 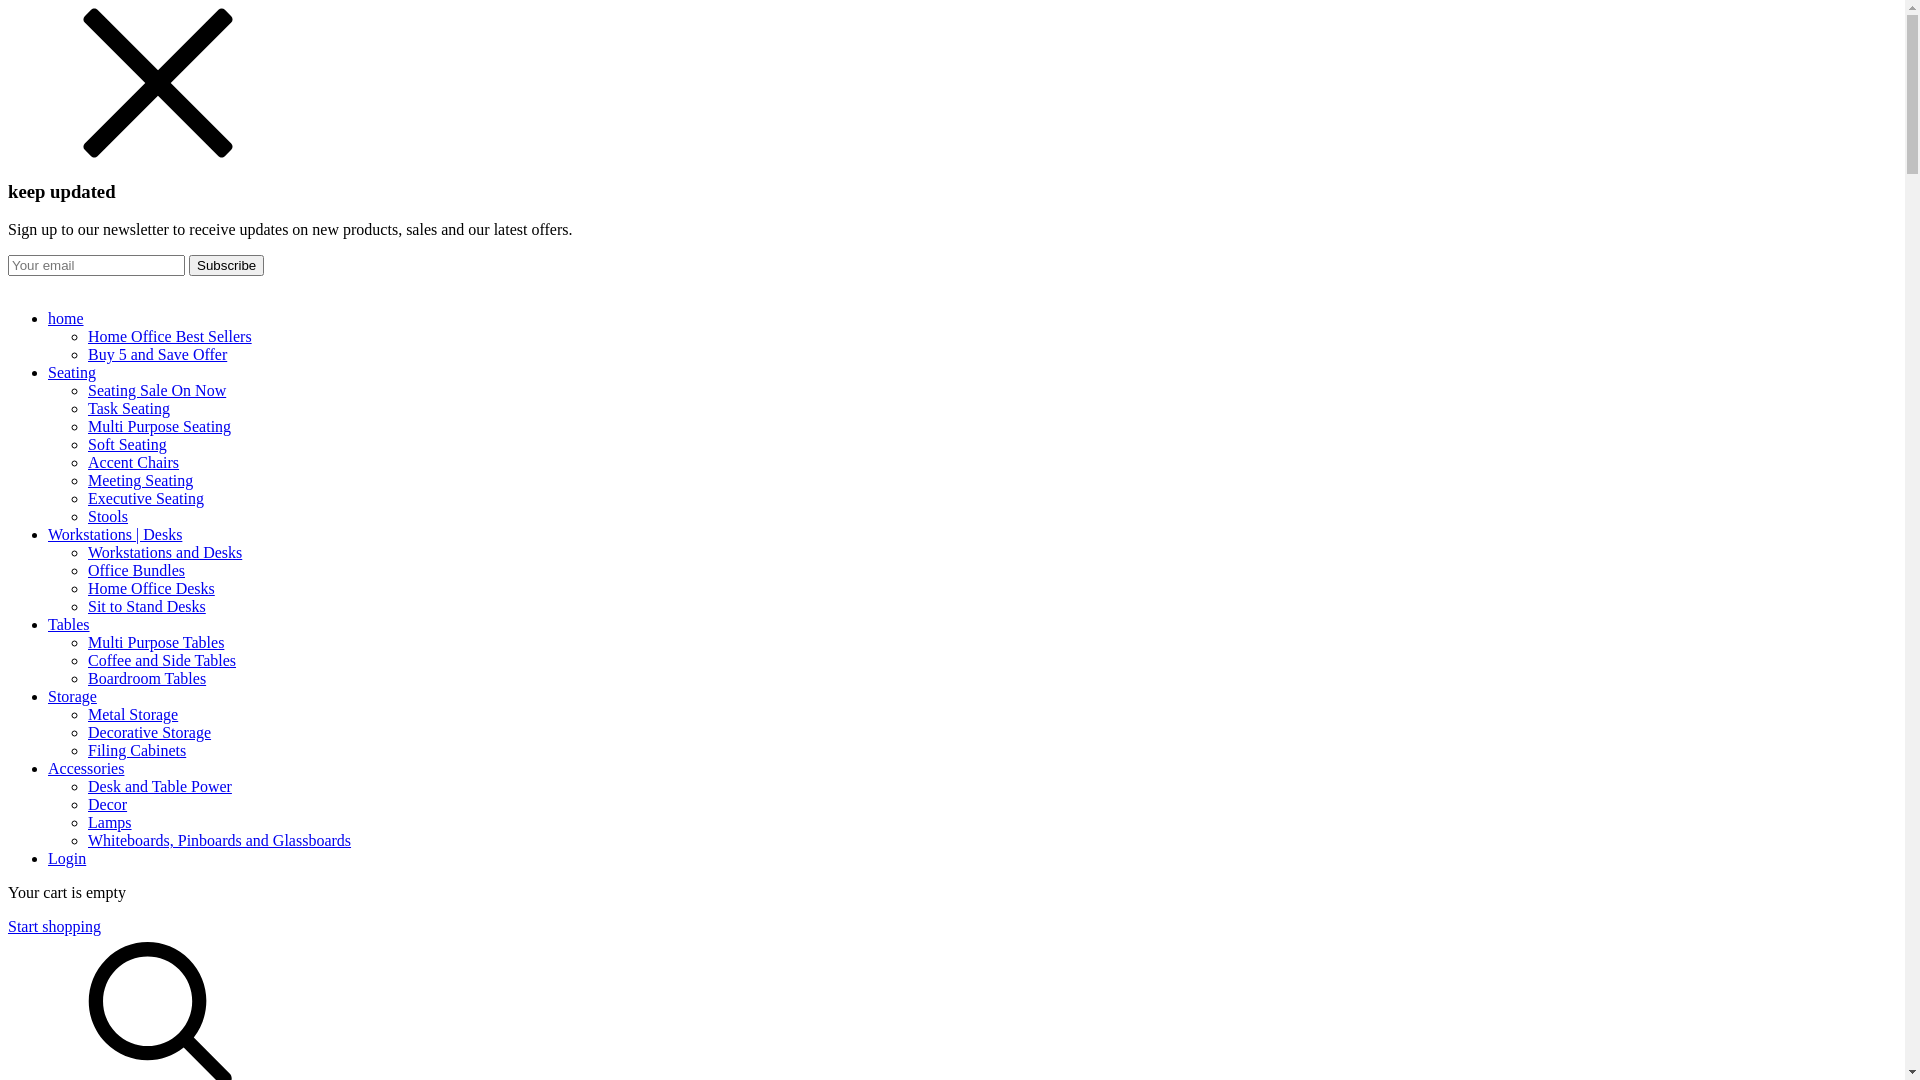 What do you see at coordinates (128, 407) in the screenshot?
I see `'Task Seating'` at bounding box center [128, 407].